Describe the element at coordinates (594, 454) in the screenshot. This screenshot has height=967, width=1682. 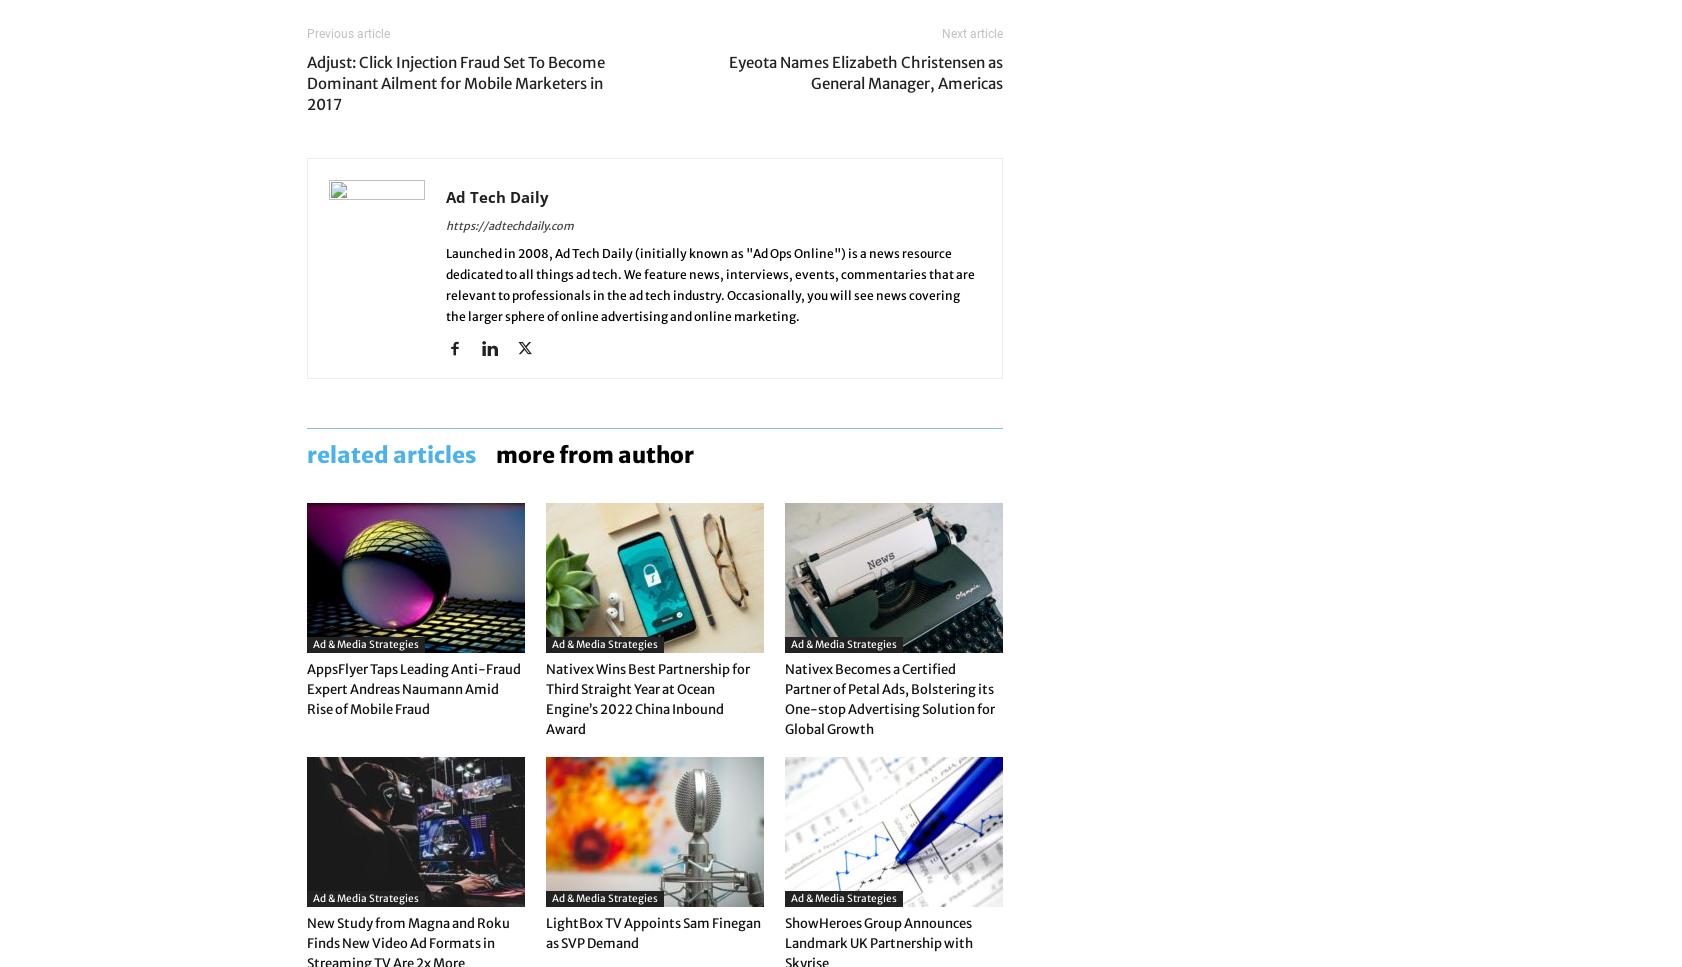
I see `'MORE FROM AUTHOR'` at that location.